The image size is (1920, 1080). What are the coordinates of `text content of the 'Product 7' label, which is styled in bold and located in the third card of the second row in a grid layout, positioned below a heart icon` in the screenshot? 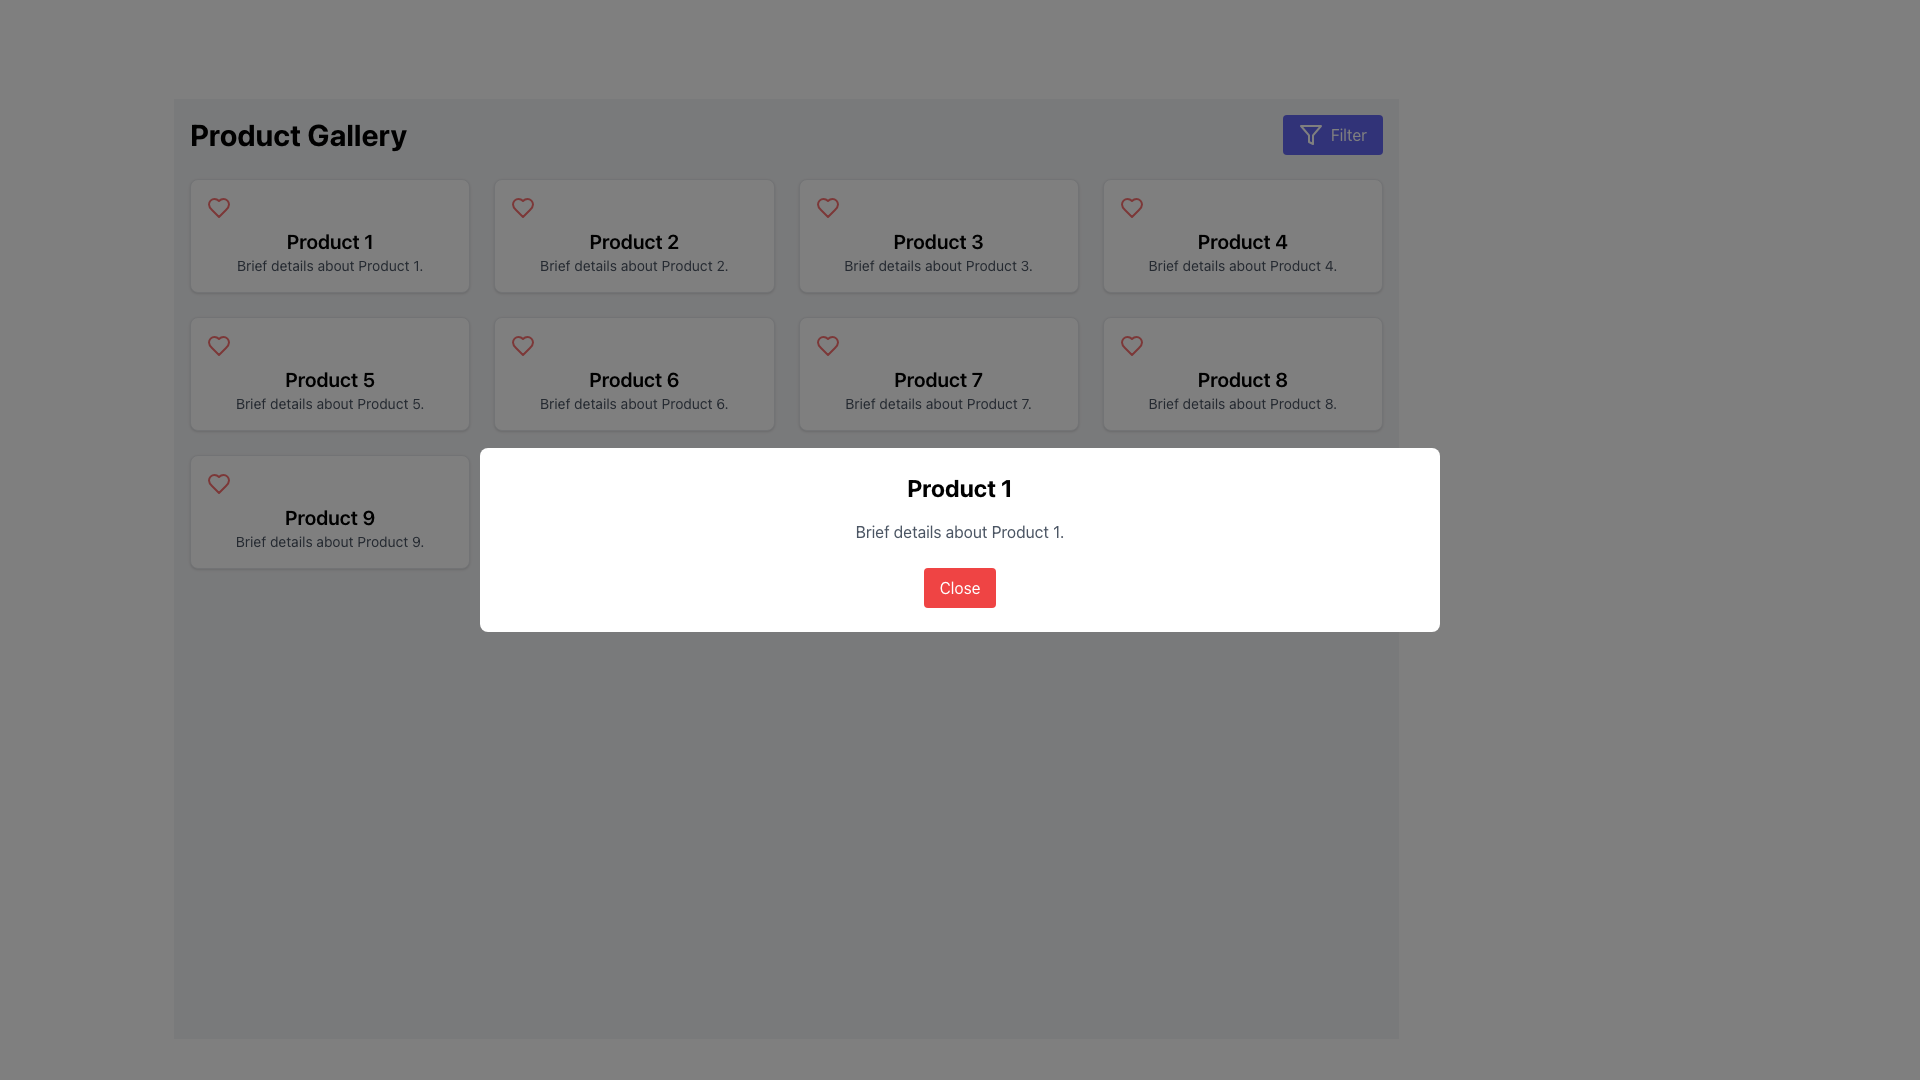 It's located at (937, 380).